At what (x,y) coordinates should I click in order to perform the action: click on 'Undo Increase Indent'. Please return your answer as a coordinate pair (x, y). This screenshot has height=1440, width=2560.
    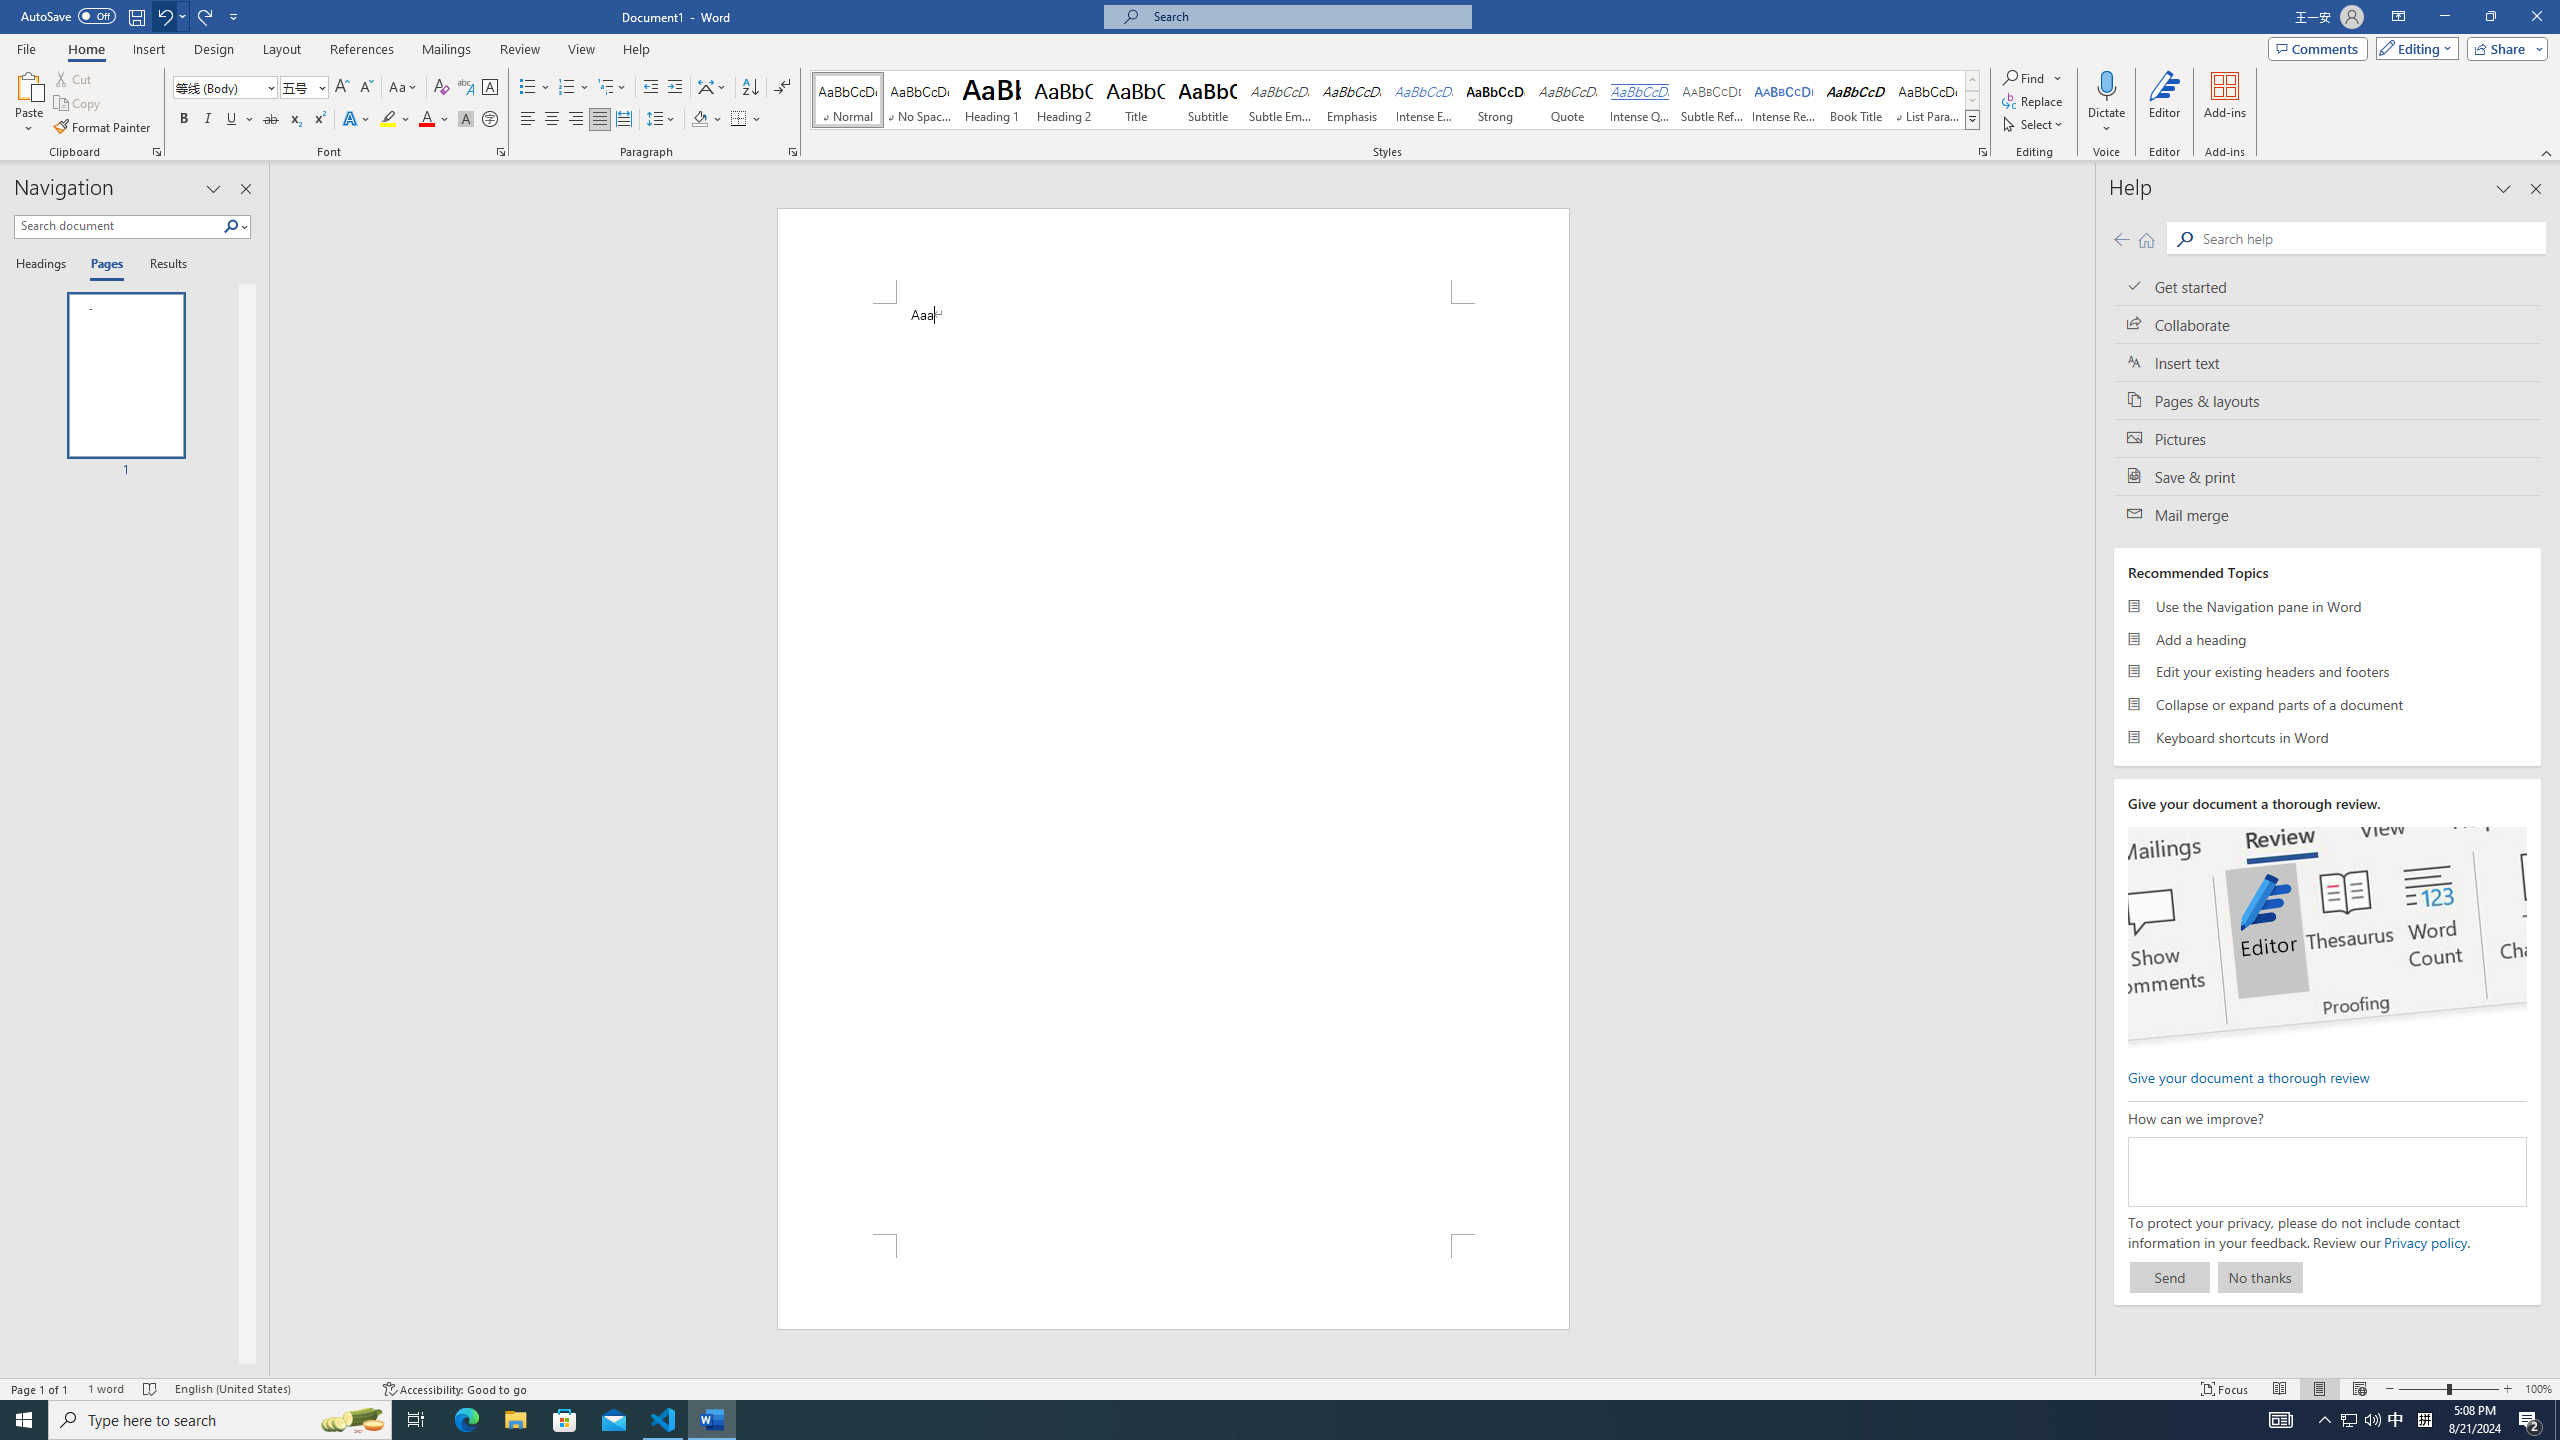
    Looking at the image, I should click on (170, 15).